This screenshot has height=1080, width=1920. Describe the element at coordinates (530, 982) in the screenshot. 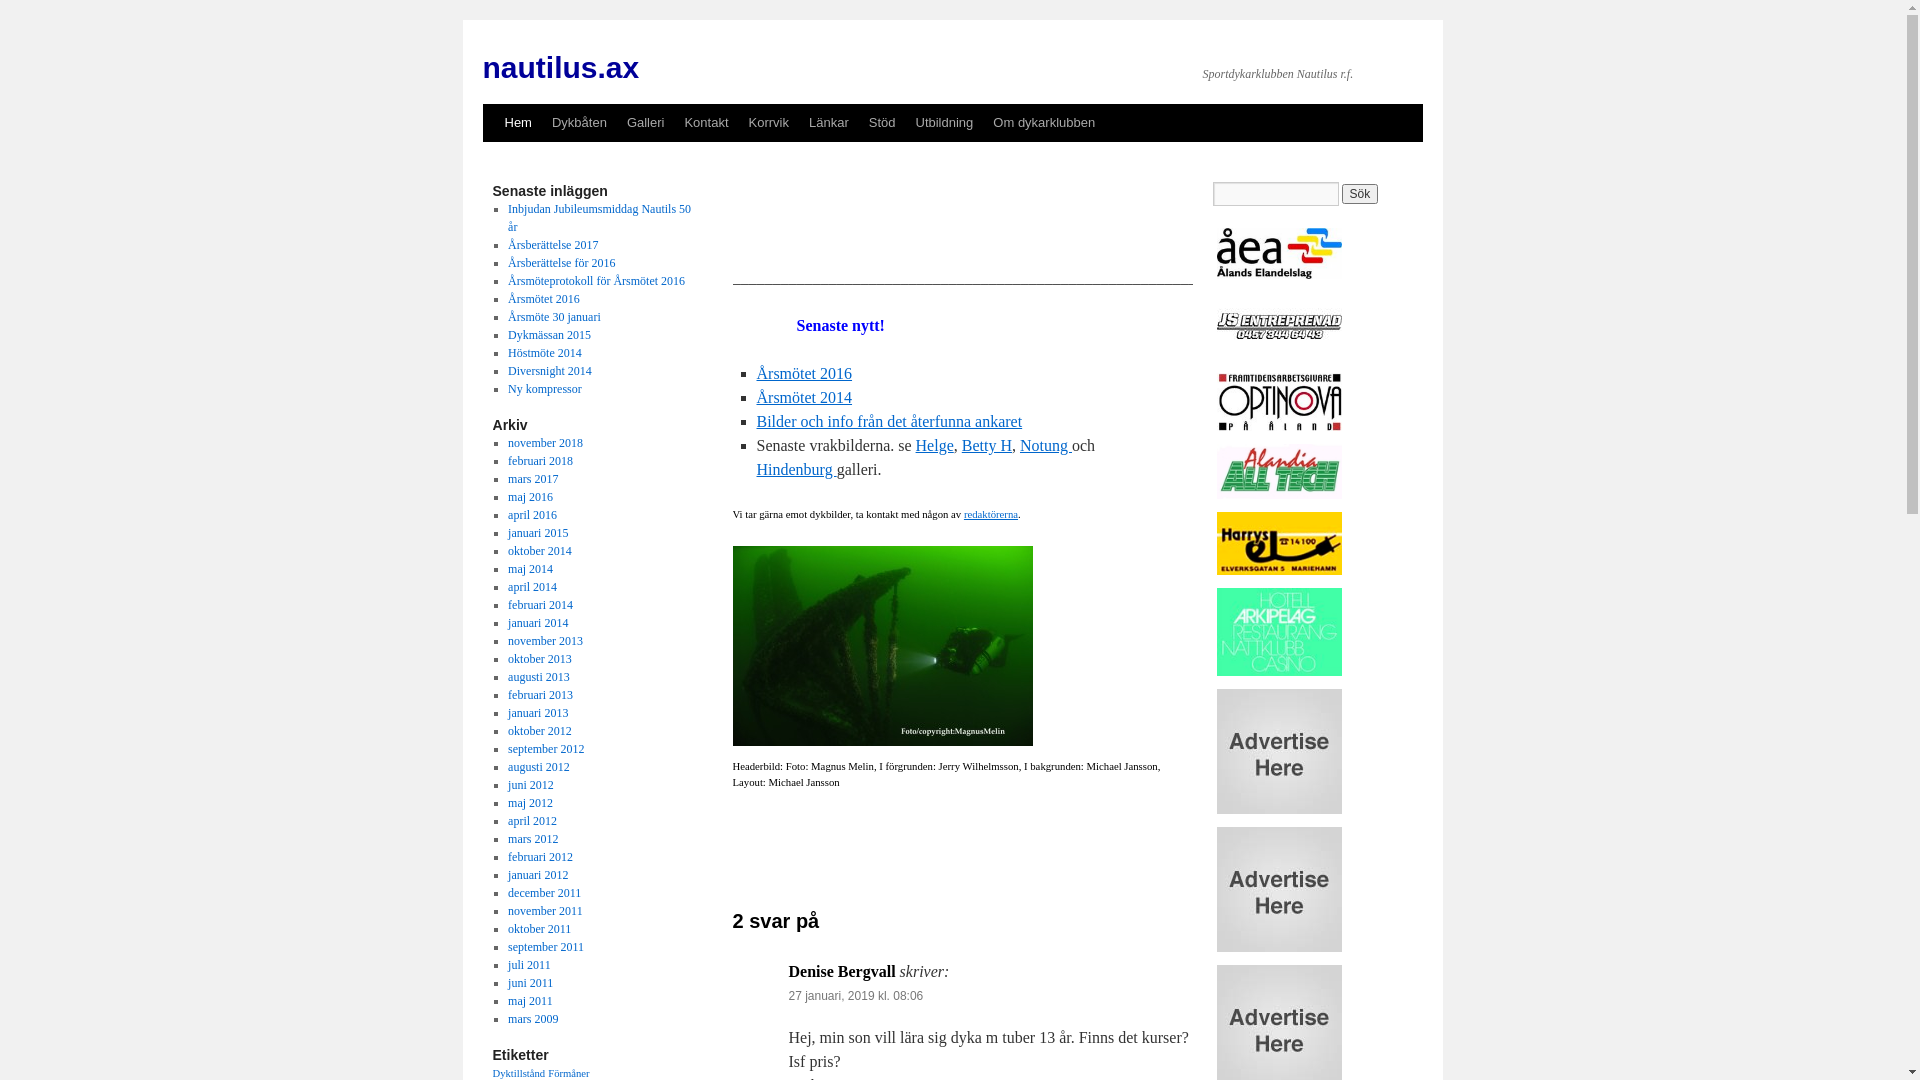

I see `'juni 2011'` at that location.